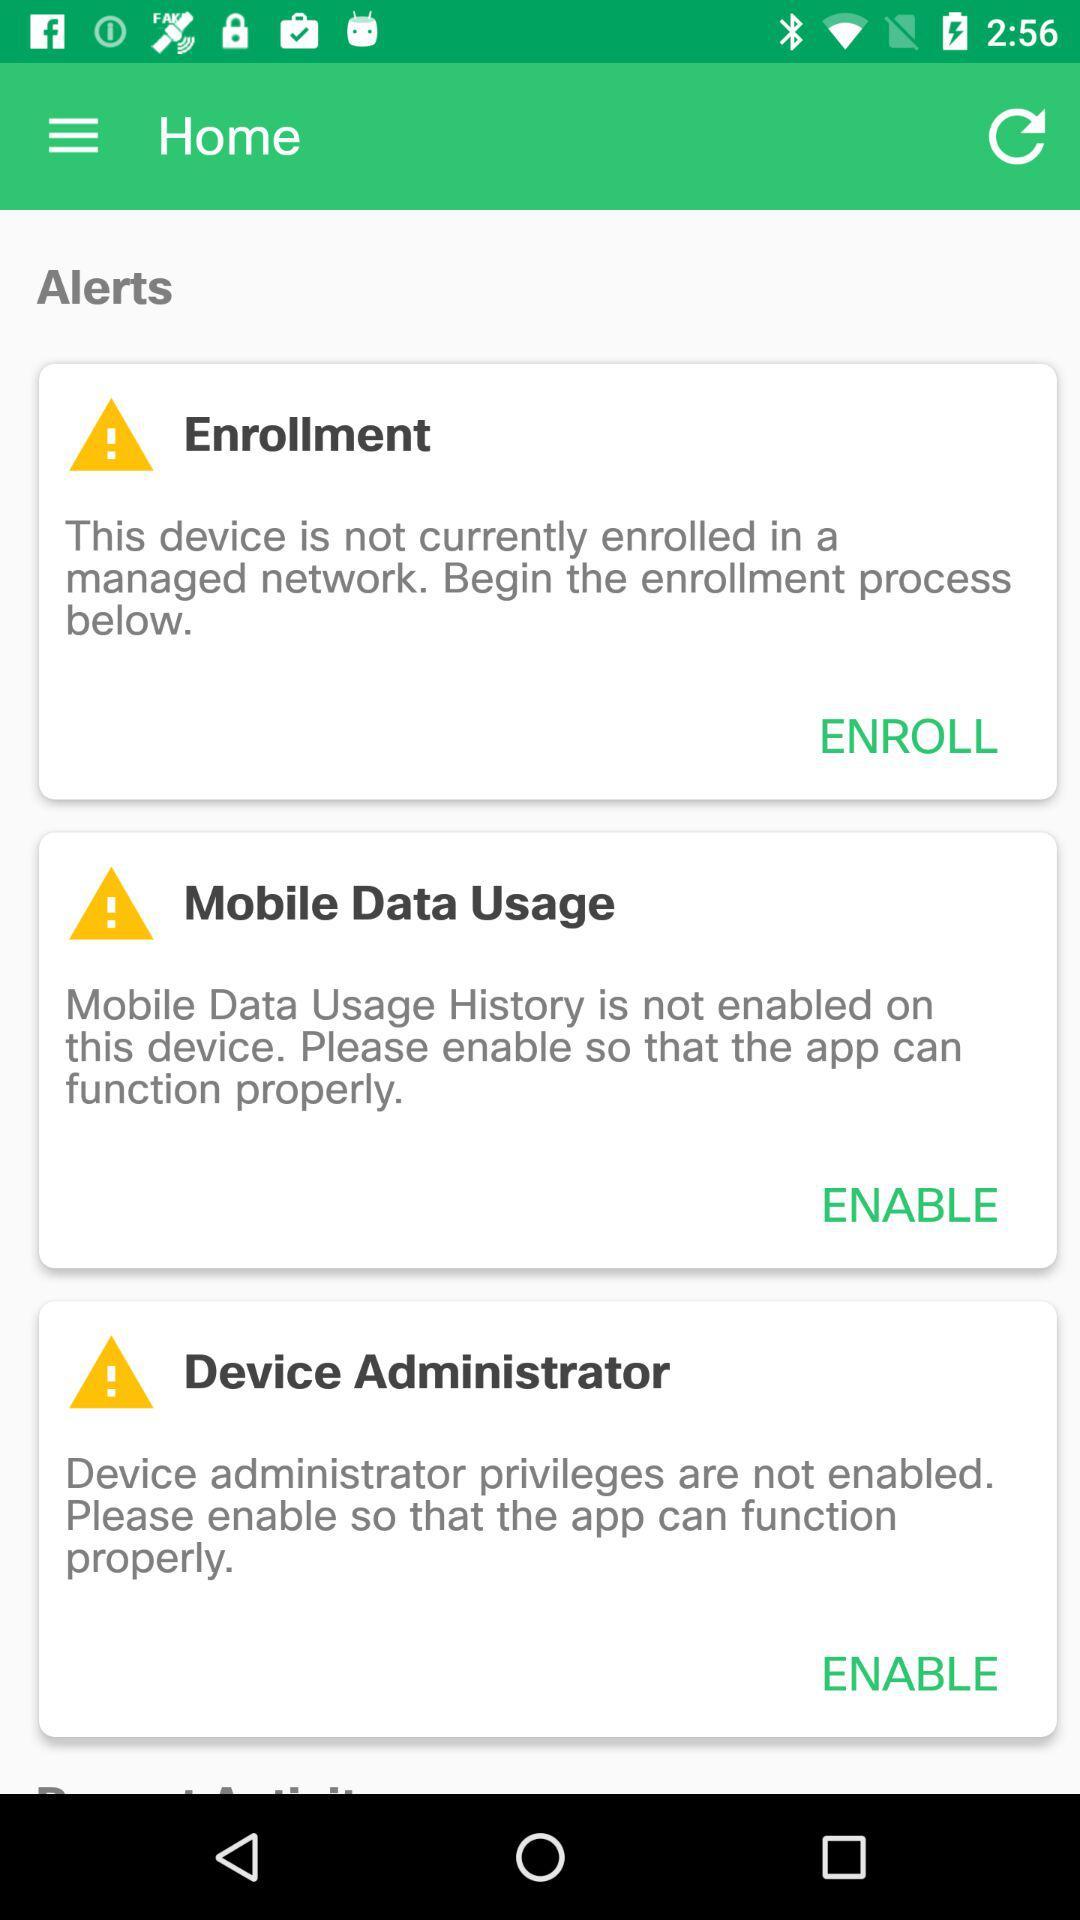 This screenshot has height=1920, width=1080. Describe the element at coordinates (72, 135) in the screenshot. I see `app to the left of home` at that location.